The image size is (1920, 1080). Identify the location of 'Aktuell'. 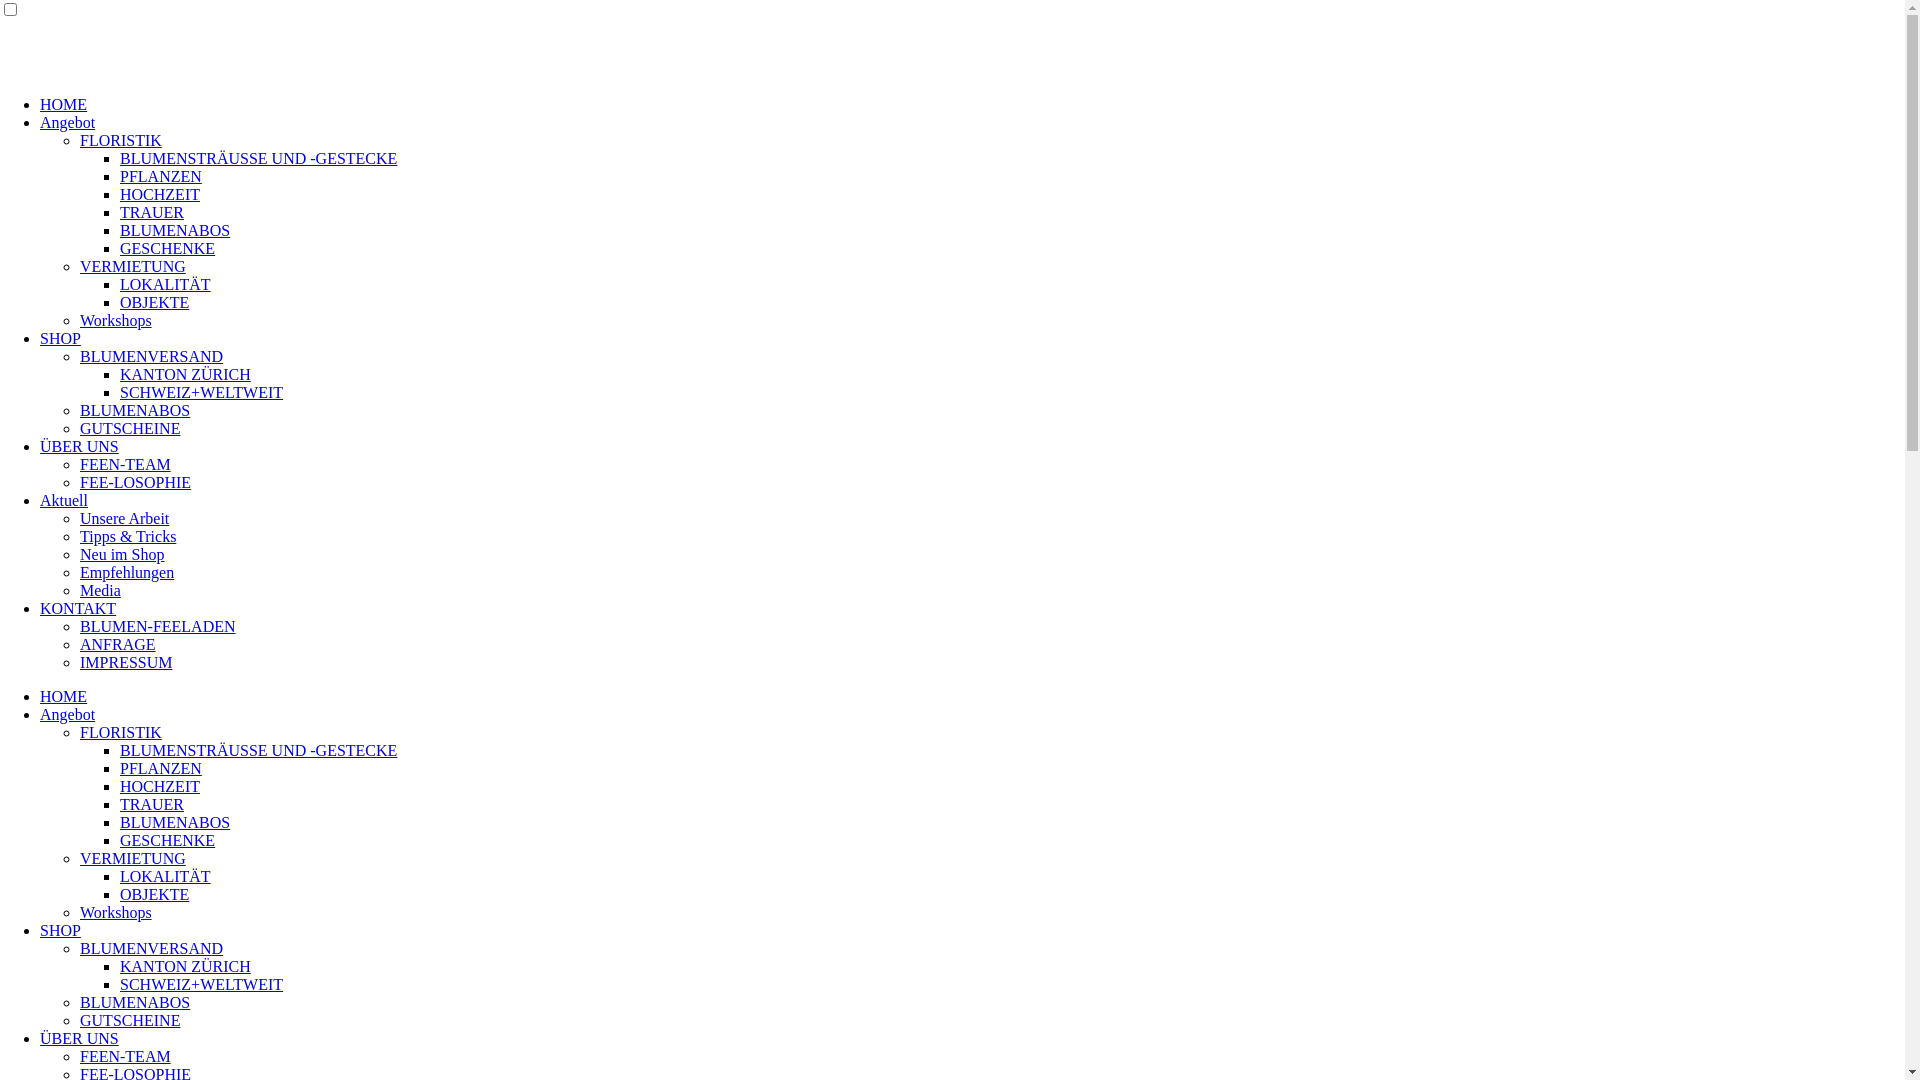
(39, 499).